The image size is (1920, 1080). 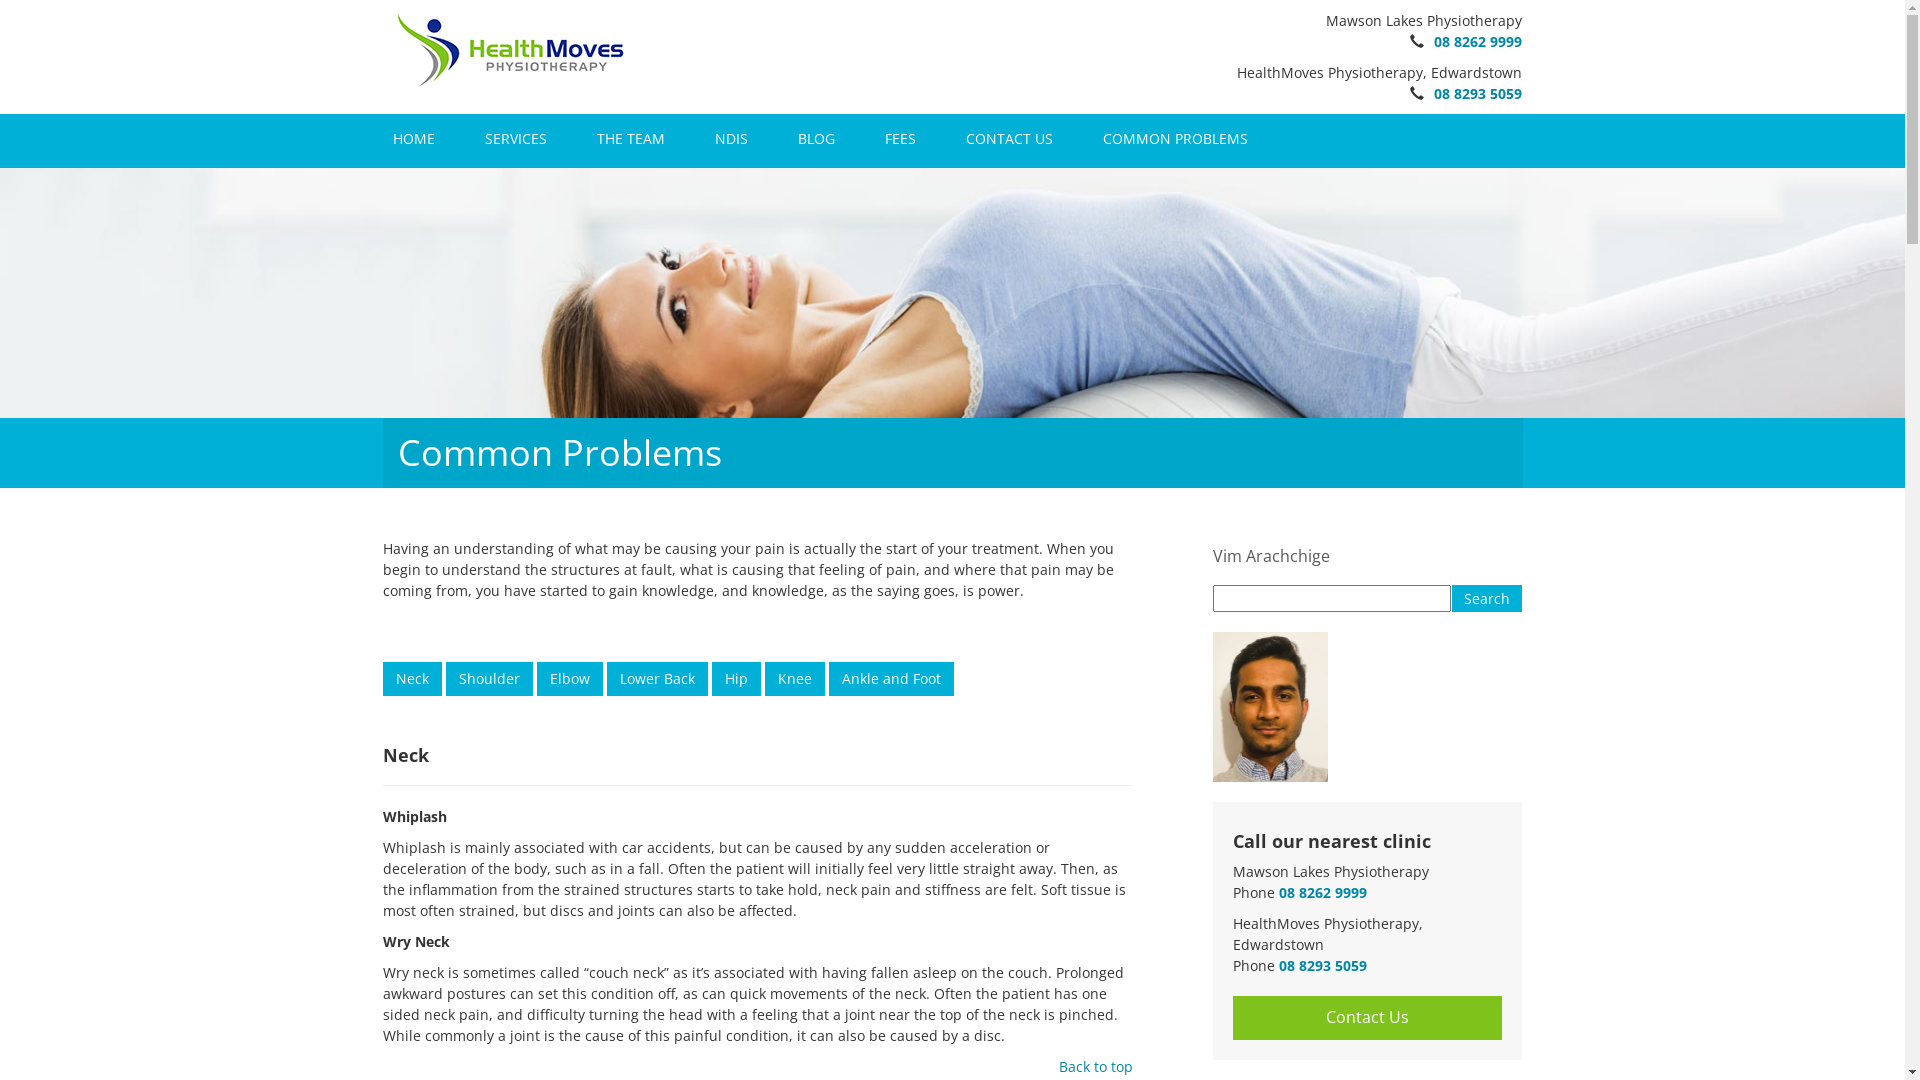 I want to click on 'Search', so click(x=1487, y=597).